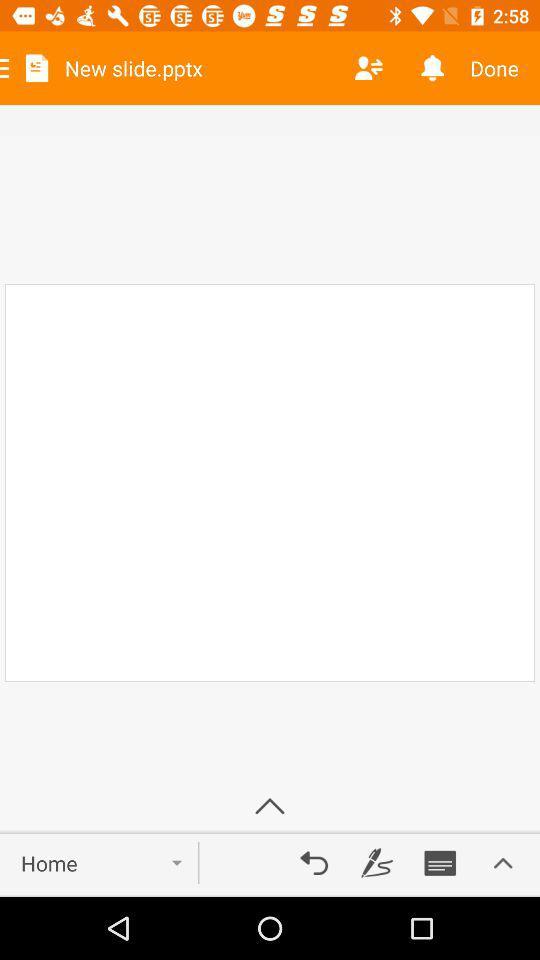  Describe the element at coordinates (440, 862) in the screenshot. I see `save` at that location.